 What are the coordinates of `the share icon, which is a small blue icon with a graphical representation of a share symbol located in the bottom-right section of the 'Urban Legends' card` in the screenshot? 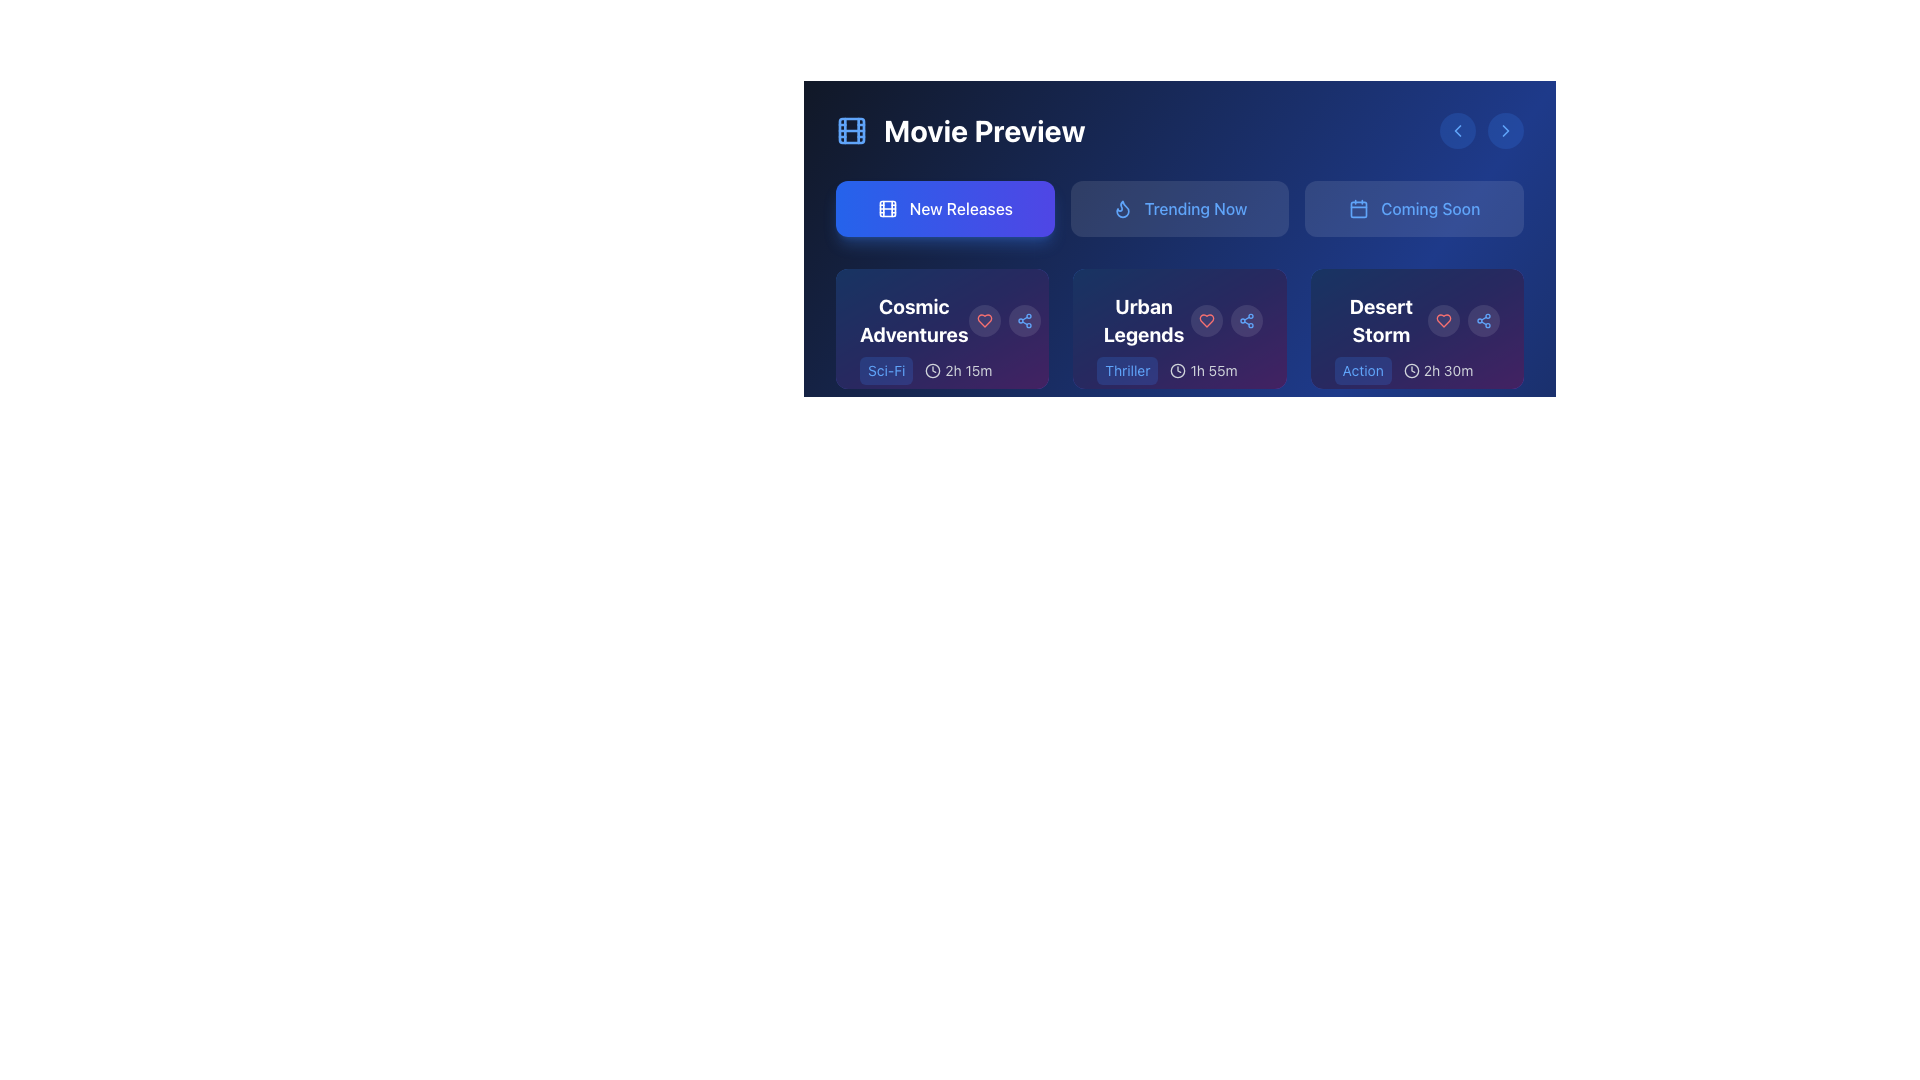 It's located at (1245, 319).